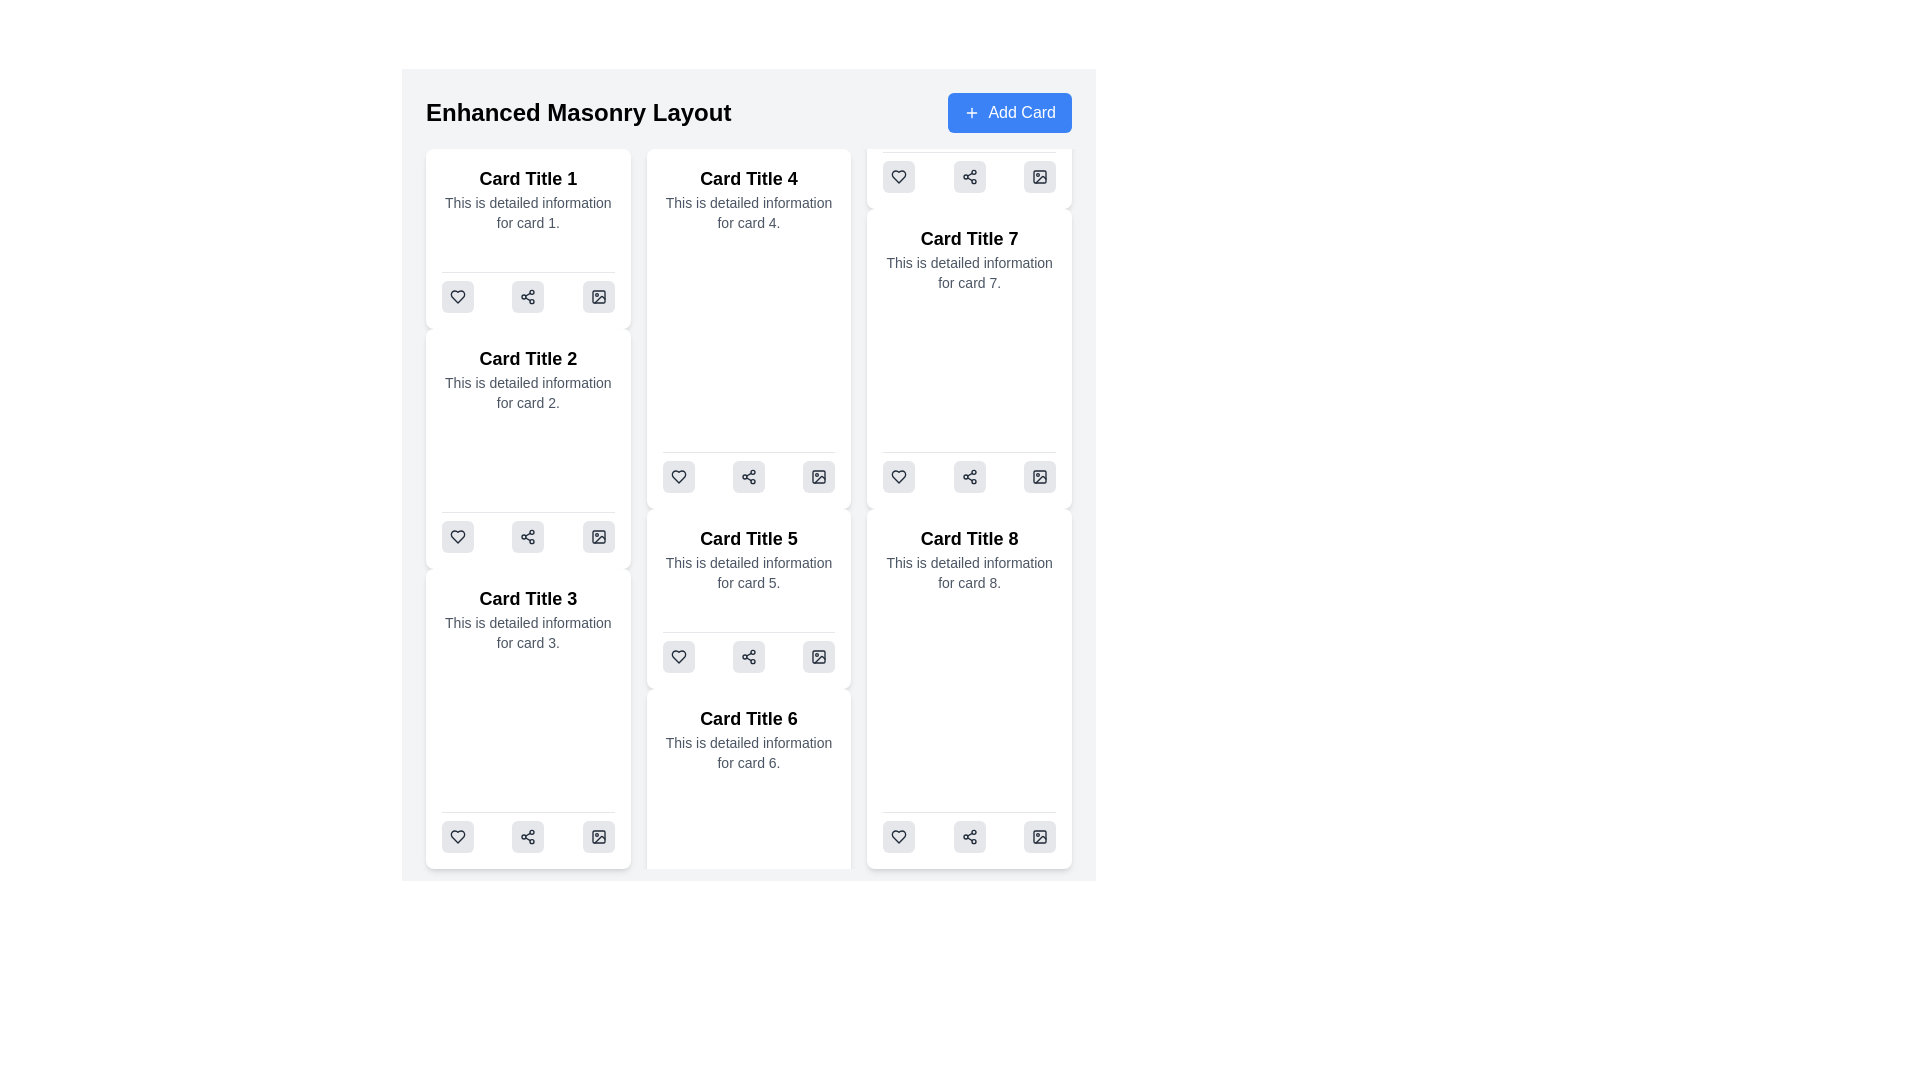 This screenshot has width=1920, height=1080. What do you see at coordinates (528, 535) in the screenshot?
I see `the sharing button (second button in a group of three at the bottom of 'Card Title 3')` at bounding box center [528, 535].